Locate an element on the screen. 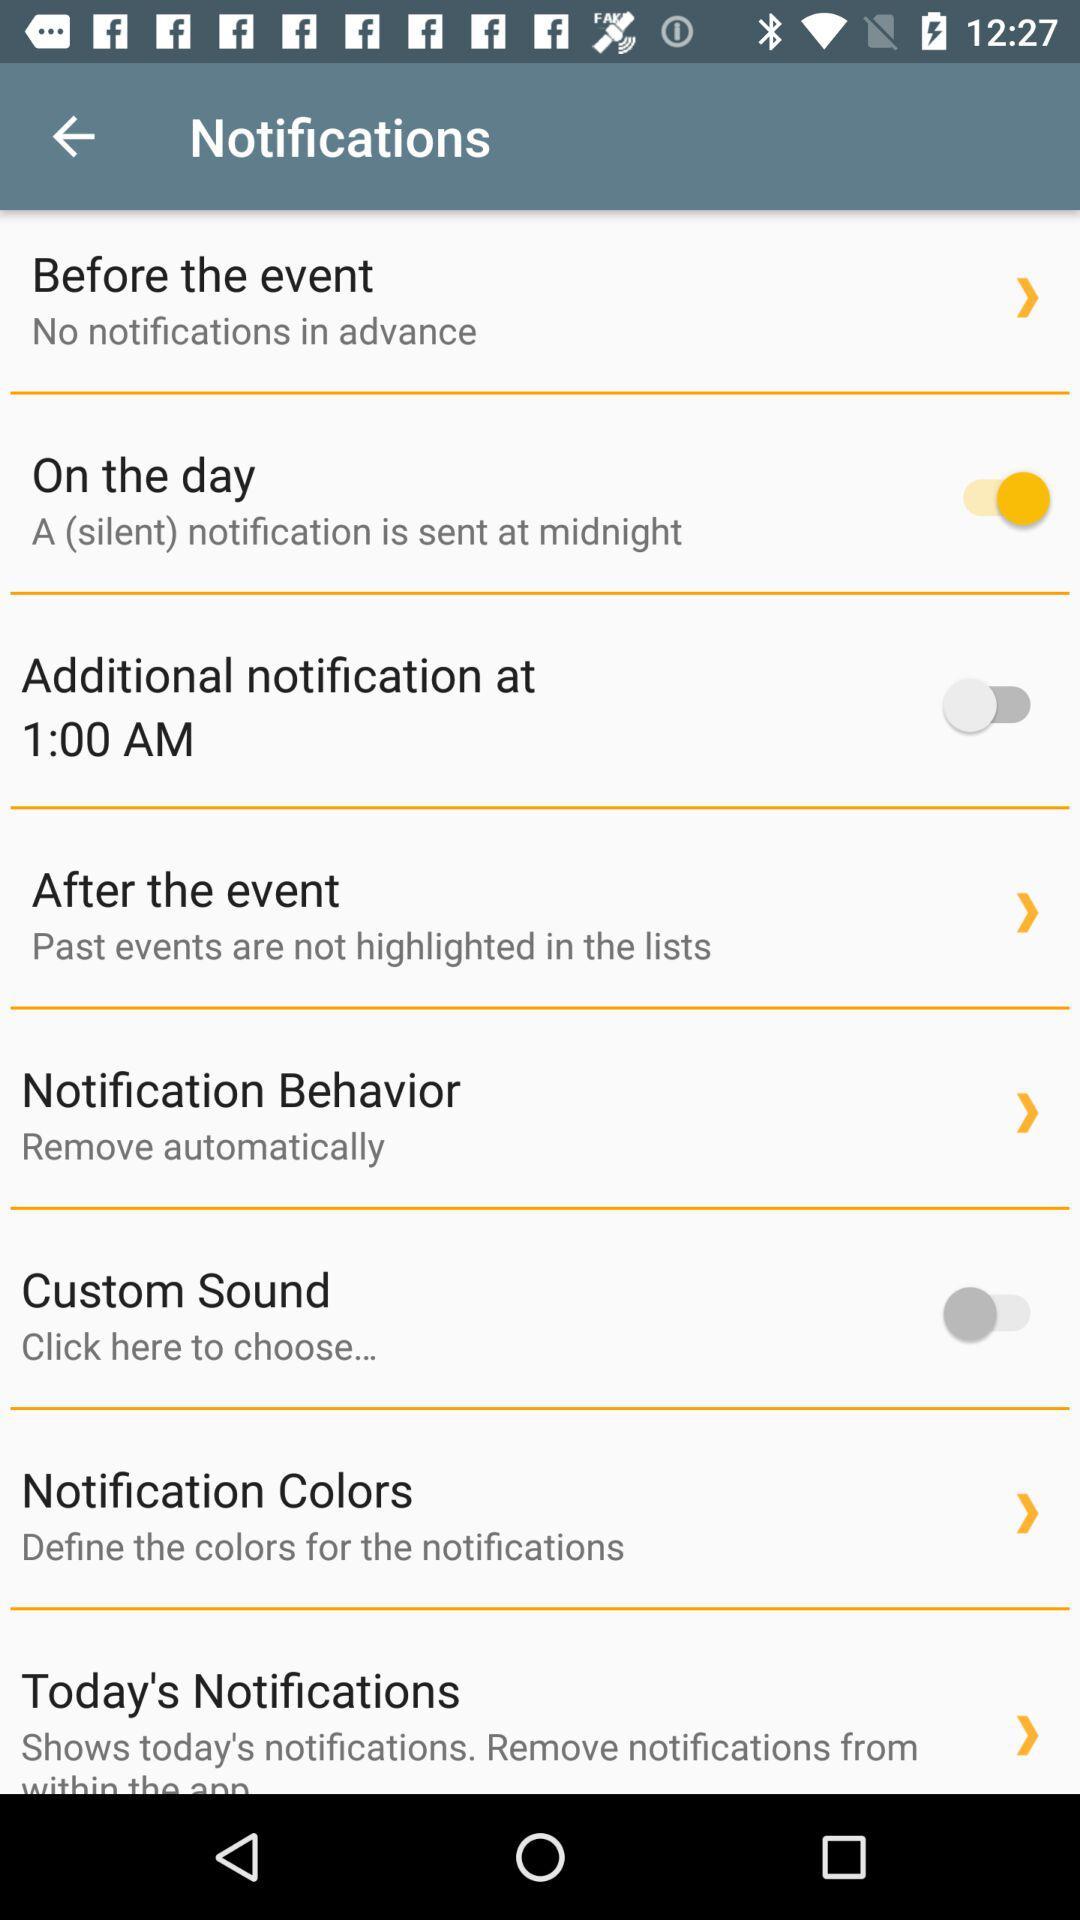  item to the right of the custom sound is located at coordinates (996, 1313).